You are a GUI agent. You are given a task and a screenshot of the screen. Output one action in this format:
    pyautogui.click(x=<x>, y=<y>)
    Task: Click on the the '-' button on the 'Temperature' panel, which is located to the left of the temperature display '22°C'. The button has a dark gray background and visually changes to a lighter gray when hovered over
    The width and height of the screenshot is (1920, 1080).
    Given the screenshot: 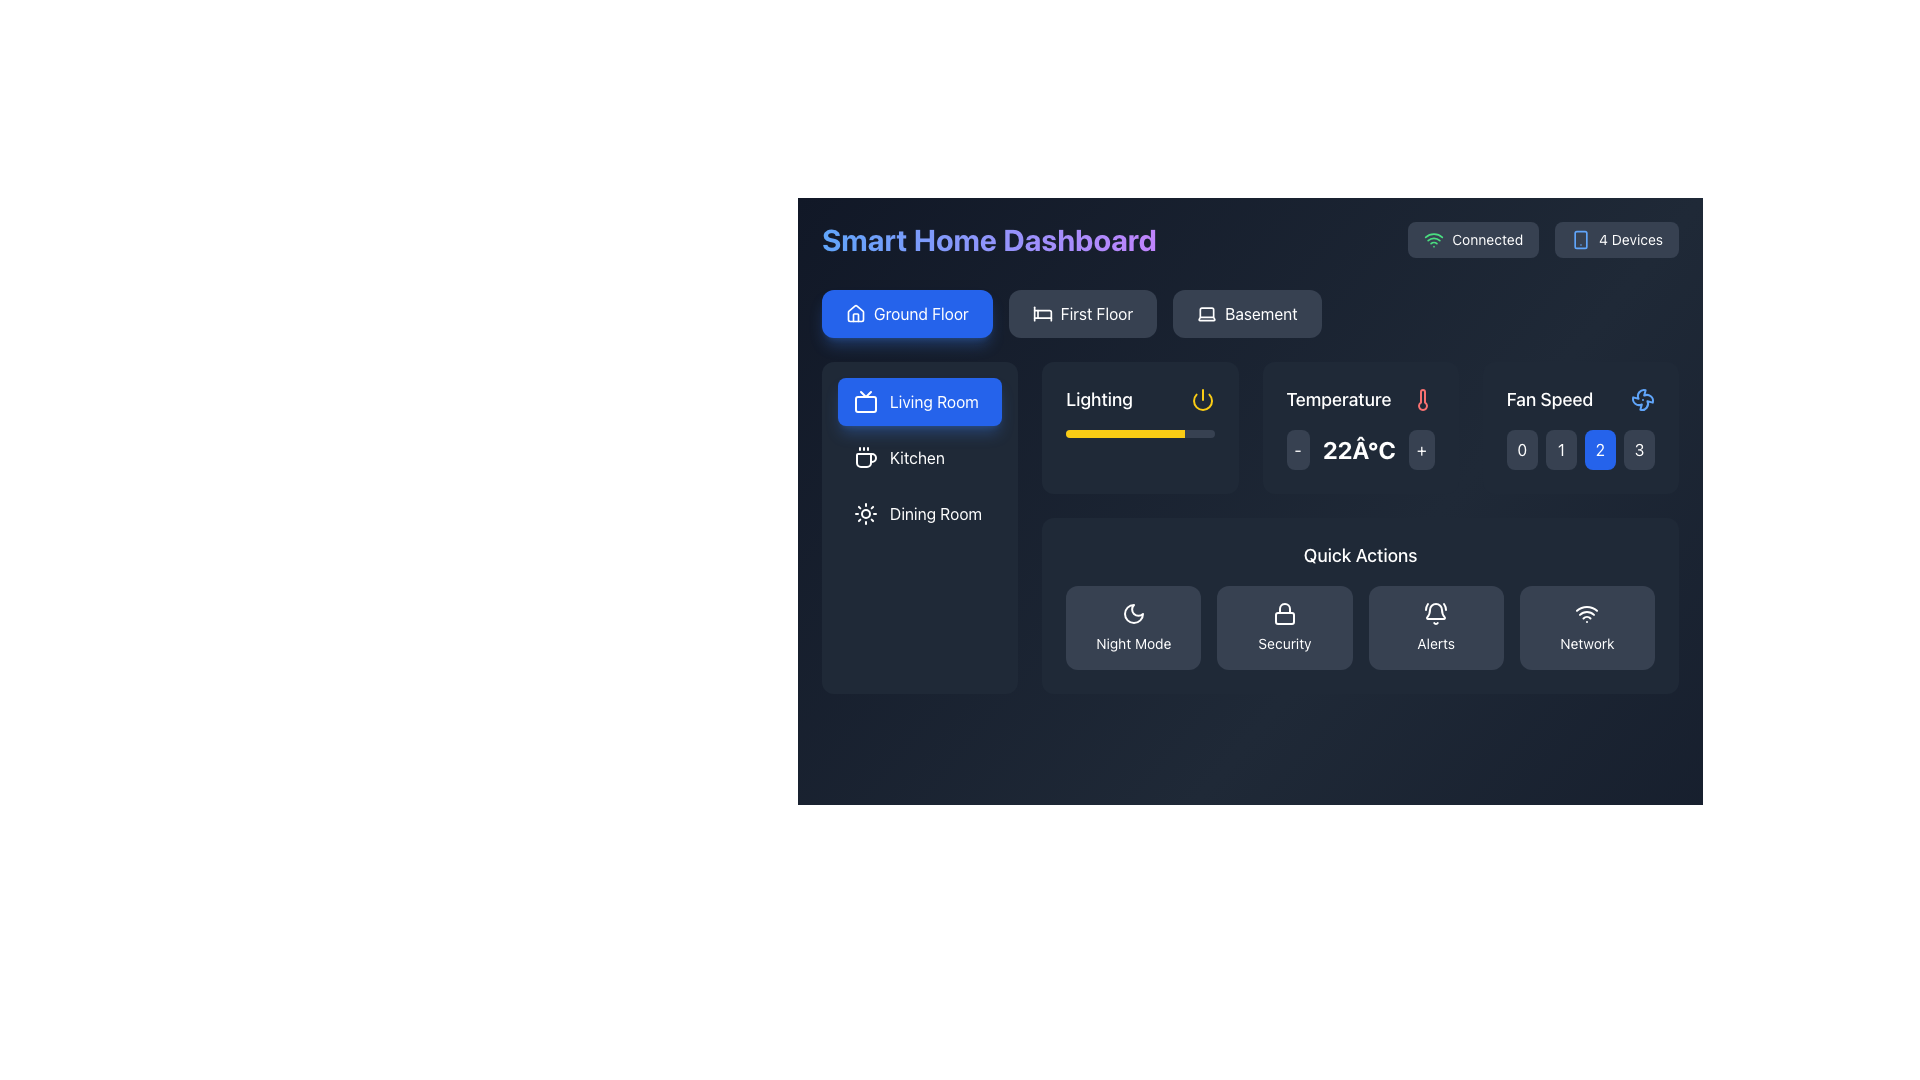 What is the action you would take?
    pyautogui.click(x=1298, y=450)
    